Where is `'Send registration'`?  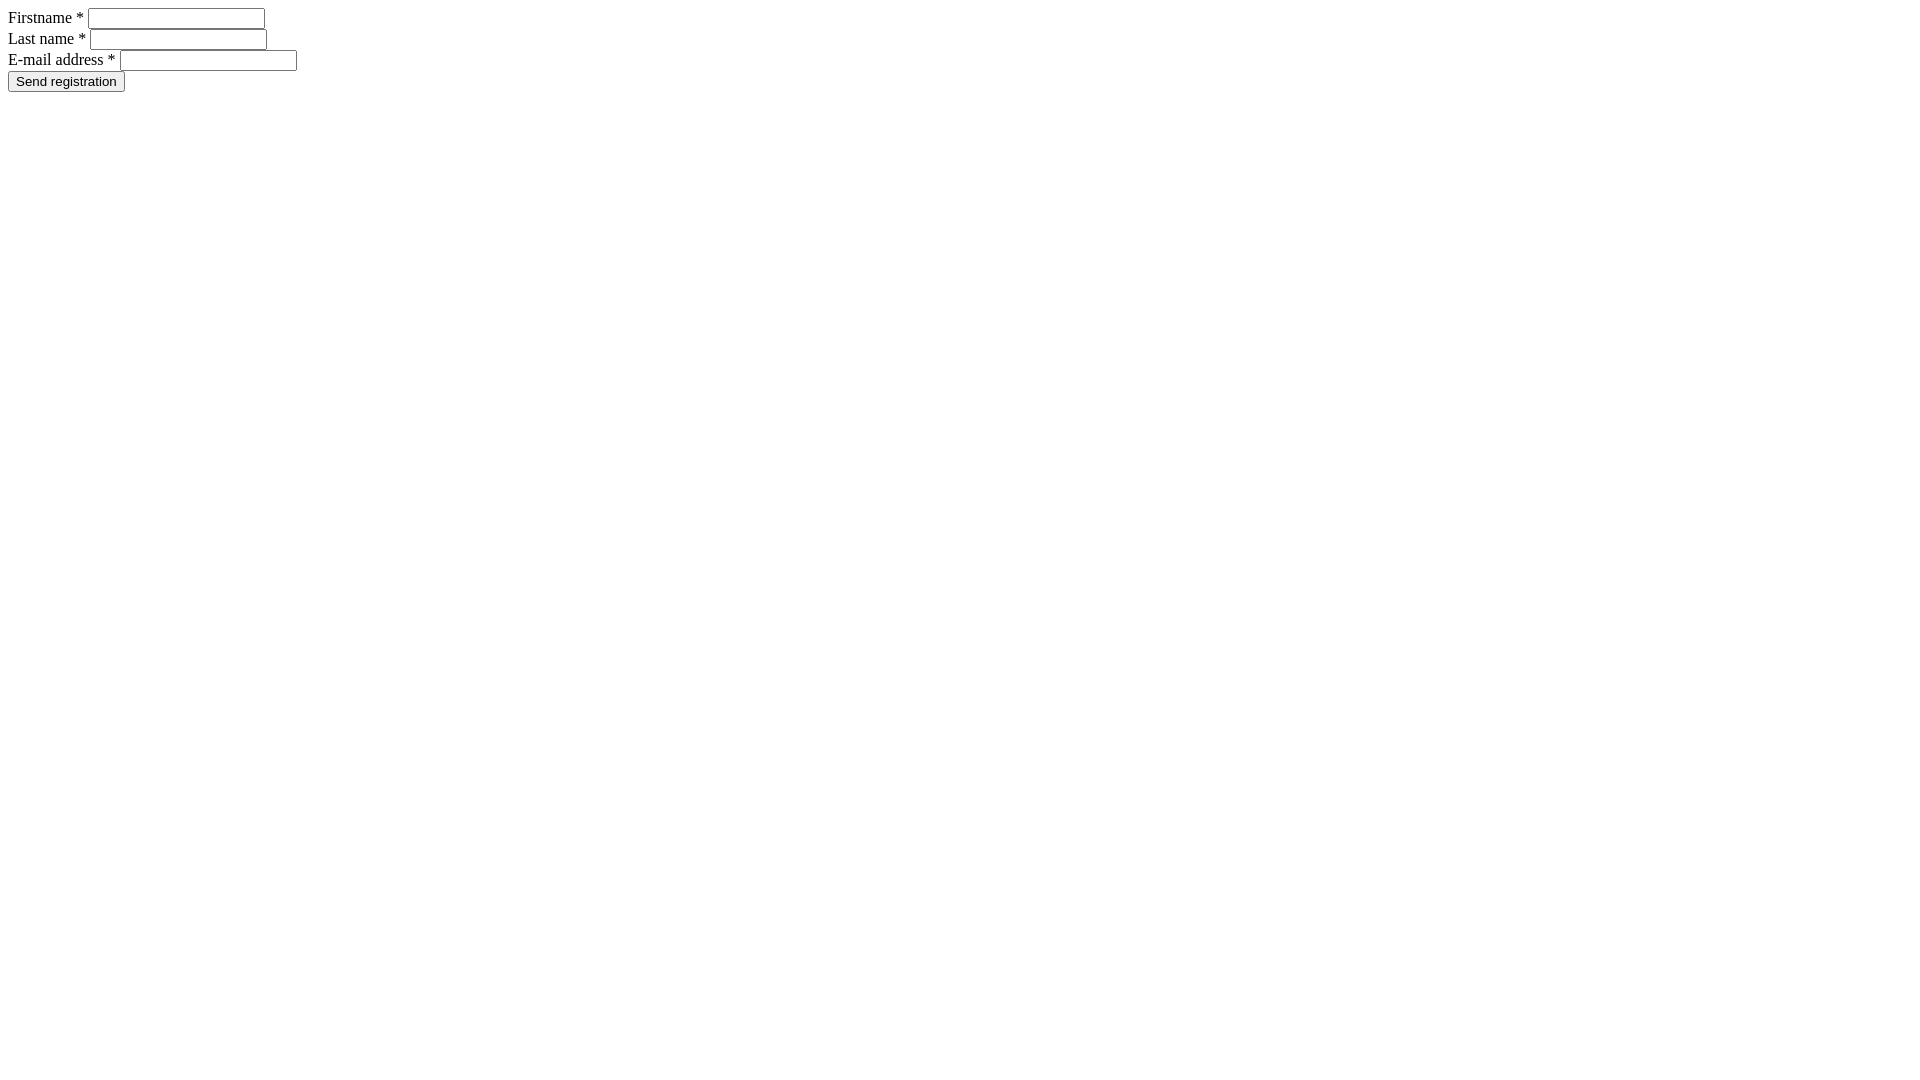
'Send registration' is located at coordinates (8, 80).